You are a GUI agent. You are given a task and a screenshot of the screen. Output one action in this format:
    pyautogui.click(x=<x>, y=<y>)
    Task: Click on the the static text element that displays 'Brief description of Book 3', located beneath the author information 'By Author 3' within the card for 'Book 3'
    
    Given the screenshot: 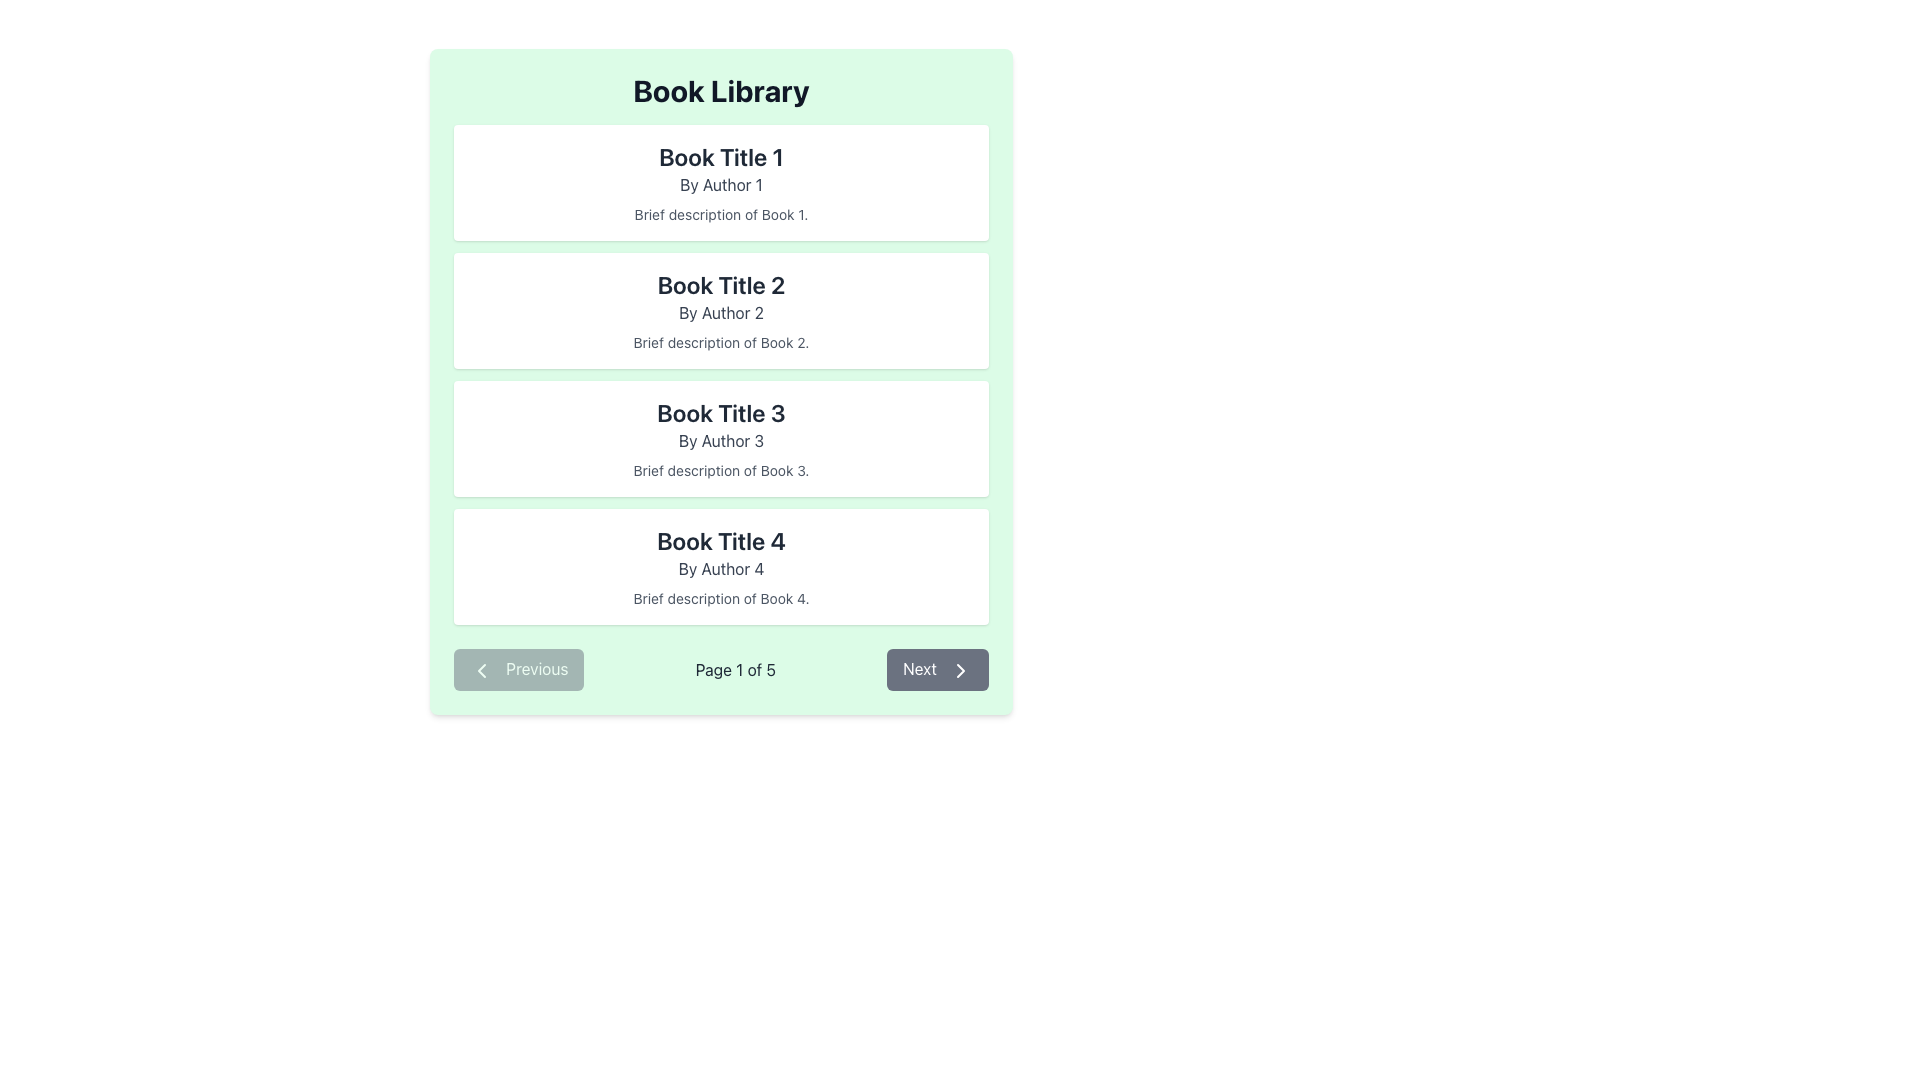 What is the action you would take?
    pyautogui.click(x=720, y=470)
    